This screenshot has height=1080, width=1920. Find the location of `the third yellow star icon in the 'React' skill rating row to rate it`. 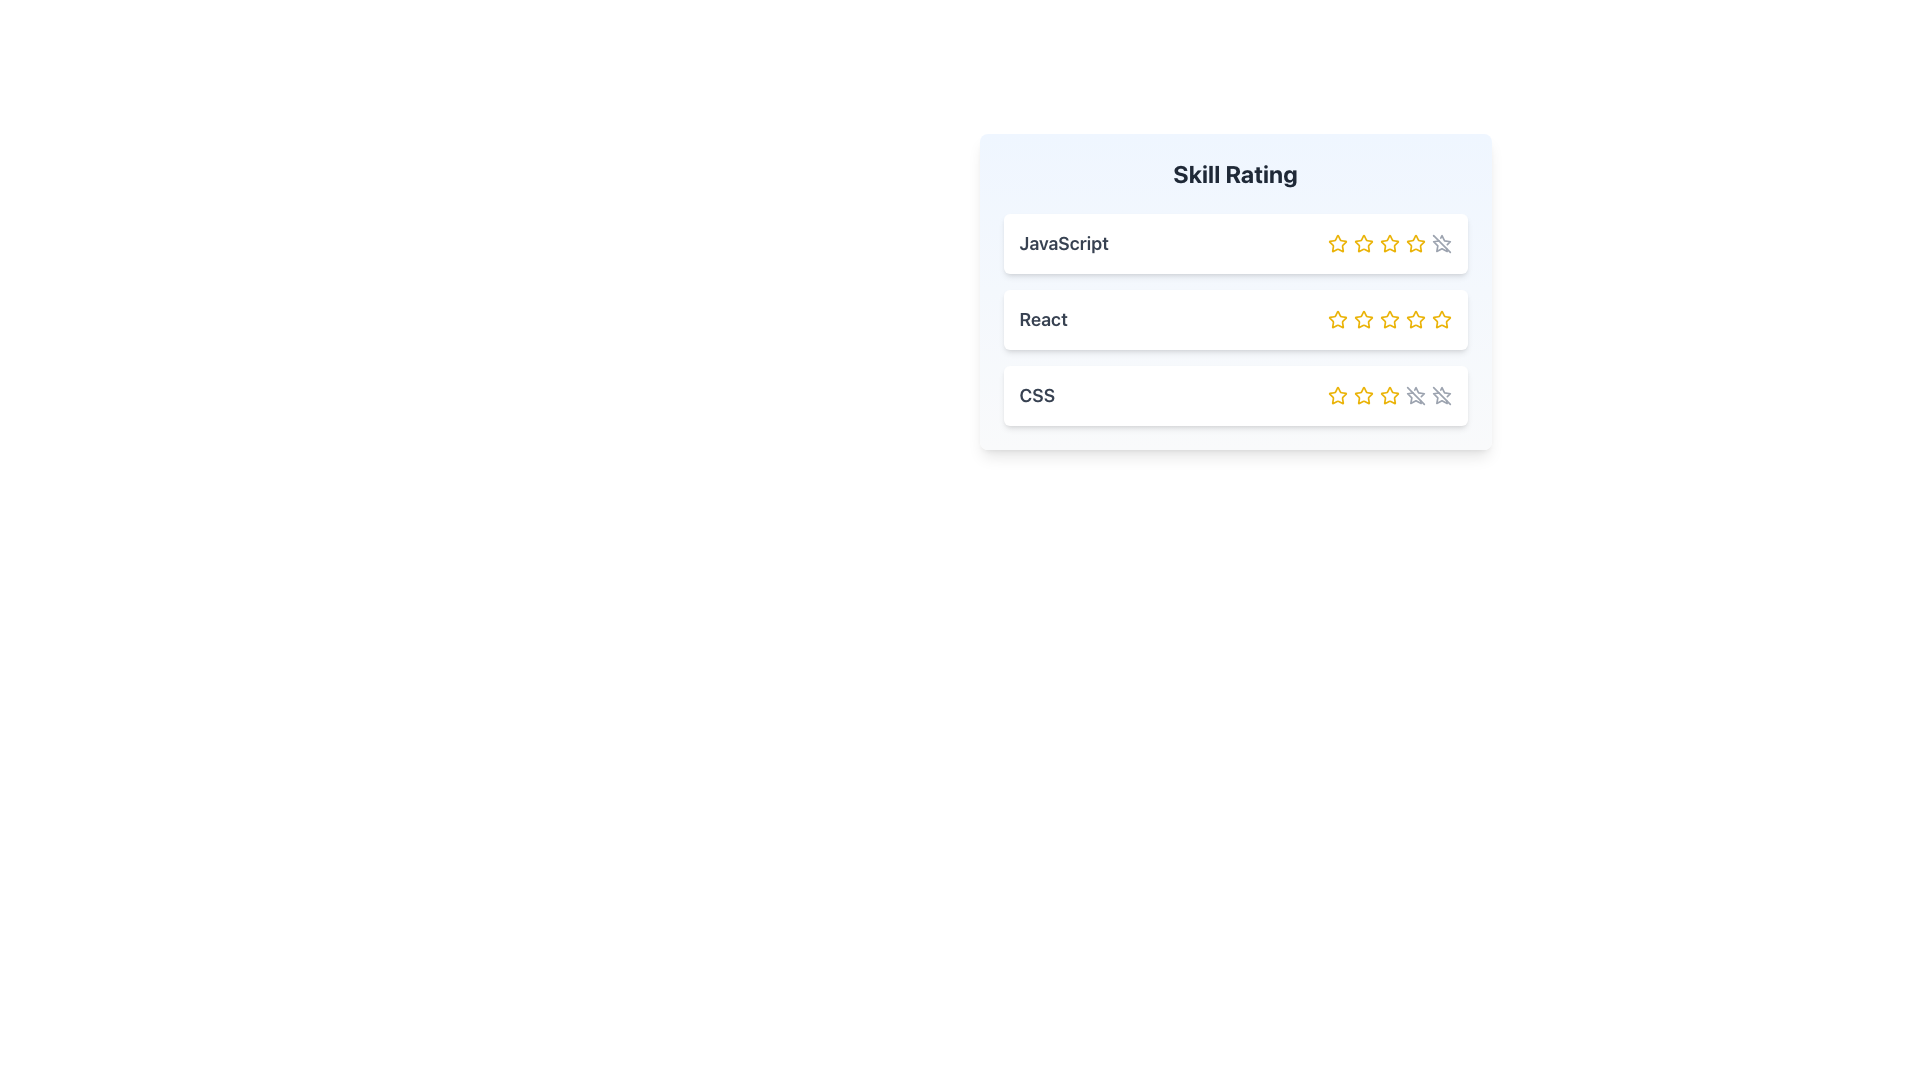

the third yellow star icon in the 'React' skill rating row to rate it is located at coordinates (1414, 318).